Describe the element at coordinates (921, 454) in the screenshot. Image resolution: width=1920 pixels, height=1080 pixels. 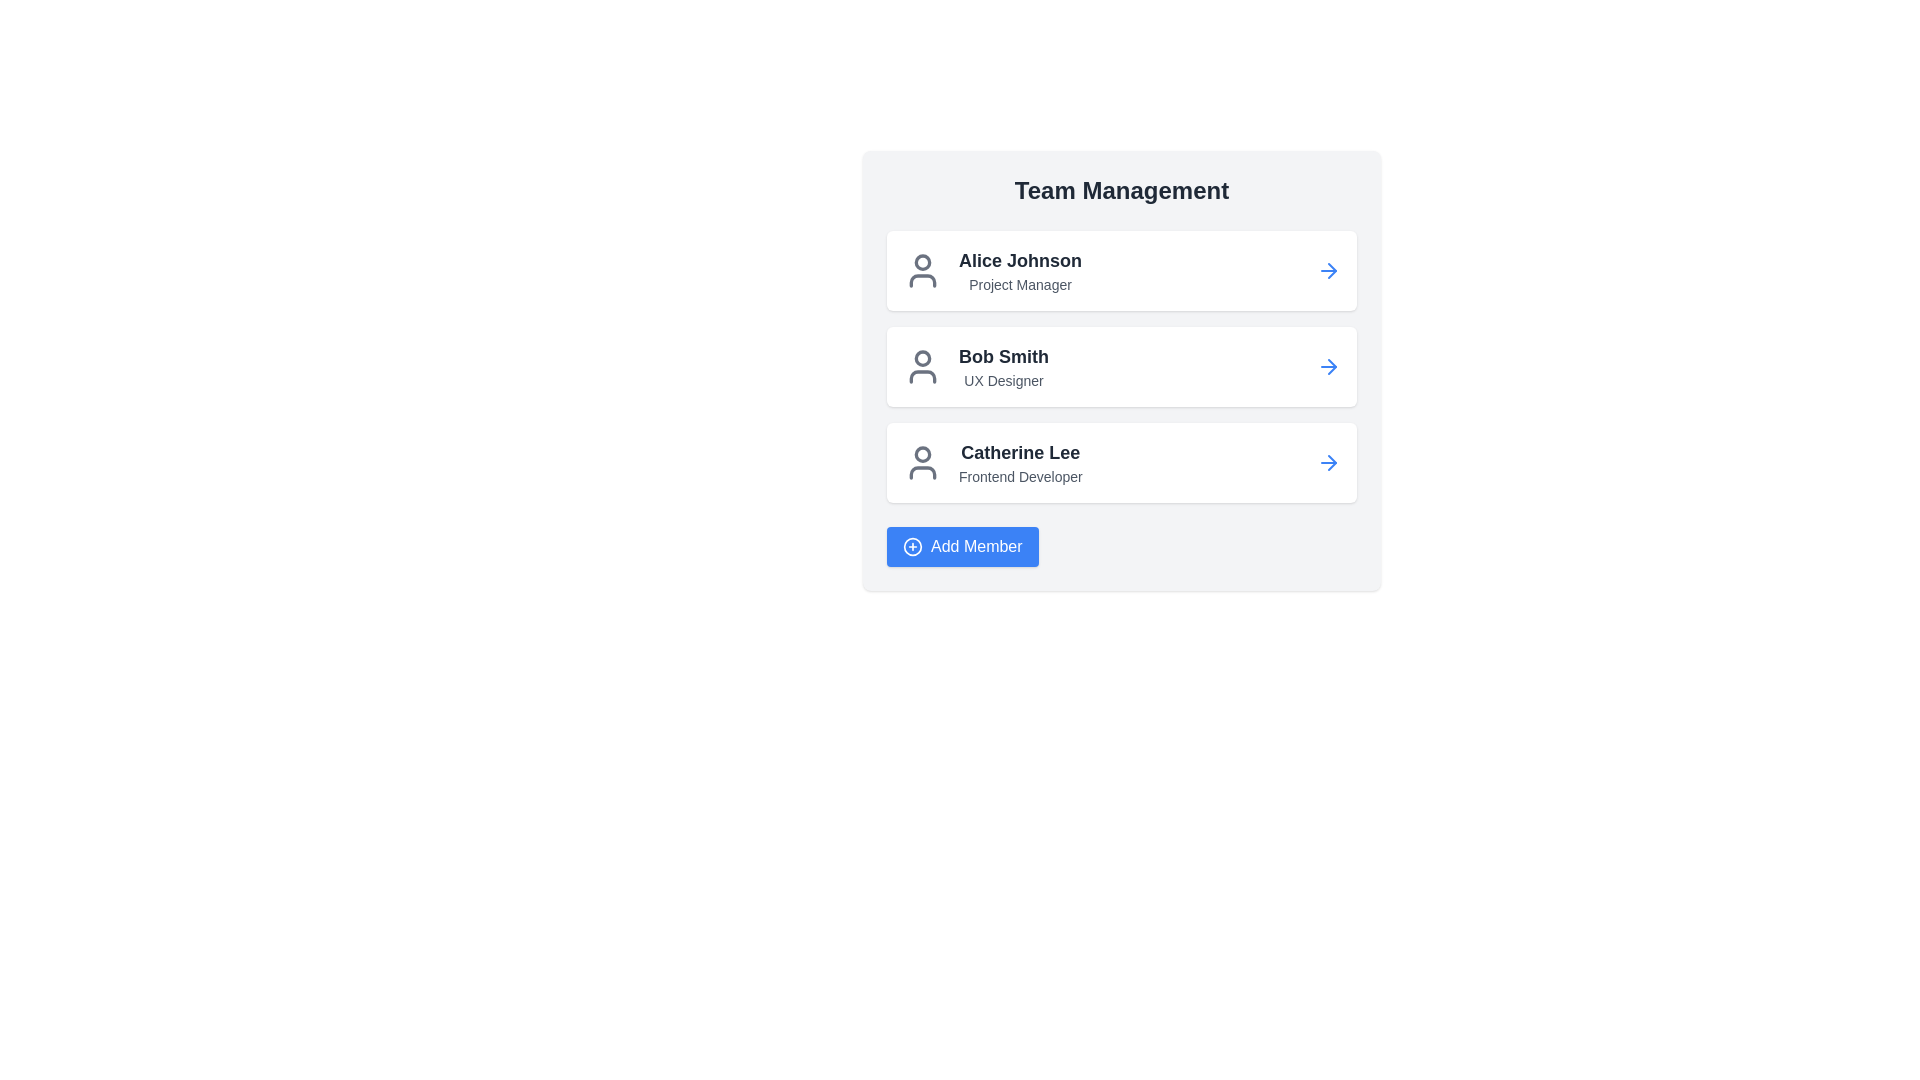
I see `the user avatar icon, which is a circular shape representing a user's head, located within the outlined user icon next to 'Catherine Lee' in the 'Team Management' card` at that location.